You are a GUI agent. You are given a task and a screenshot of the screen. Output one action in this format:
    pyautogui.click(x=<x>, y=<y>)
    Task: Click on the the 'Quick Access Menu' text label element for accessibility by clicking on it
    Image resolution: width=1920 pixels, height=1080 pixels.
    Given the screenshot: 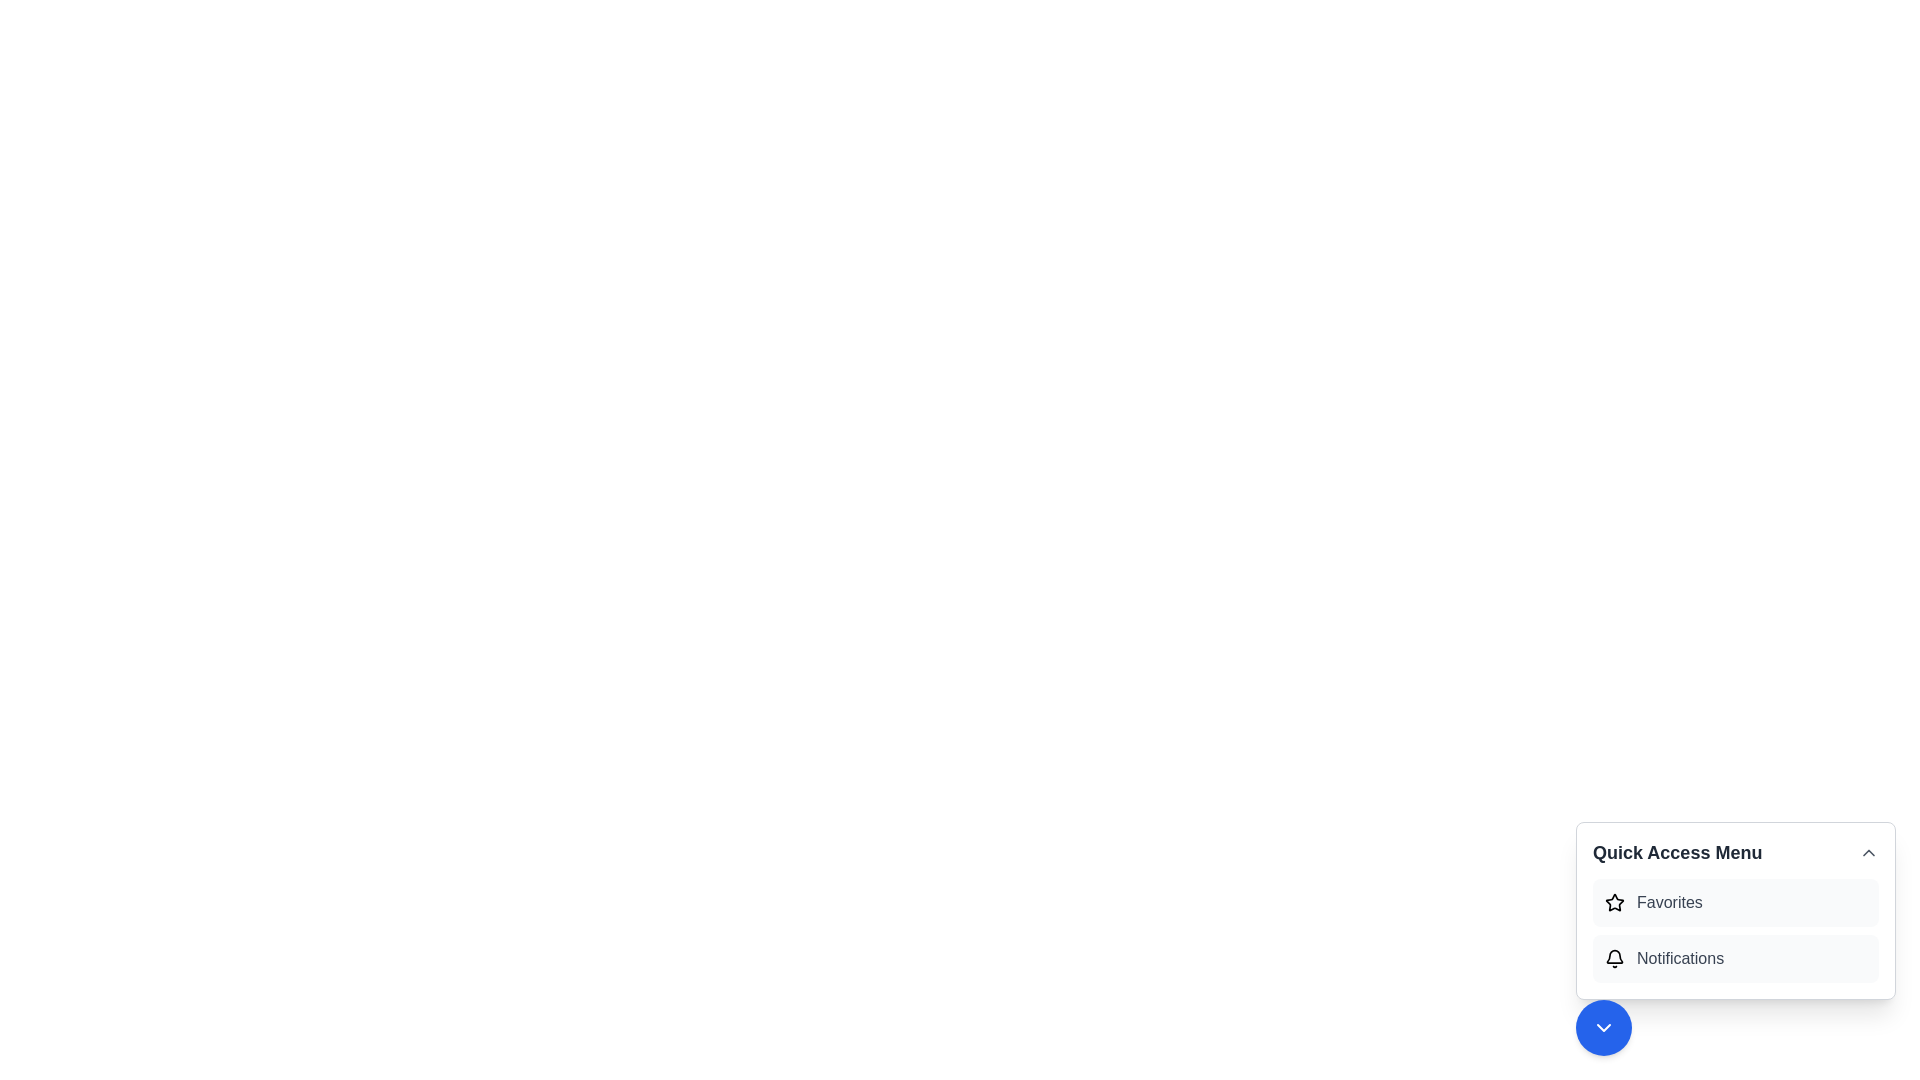 What is the action you would take?
    pyautogui.click(x=1677, y=852)
    